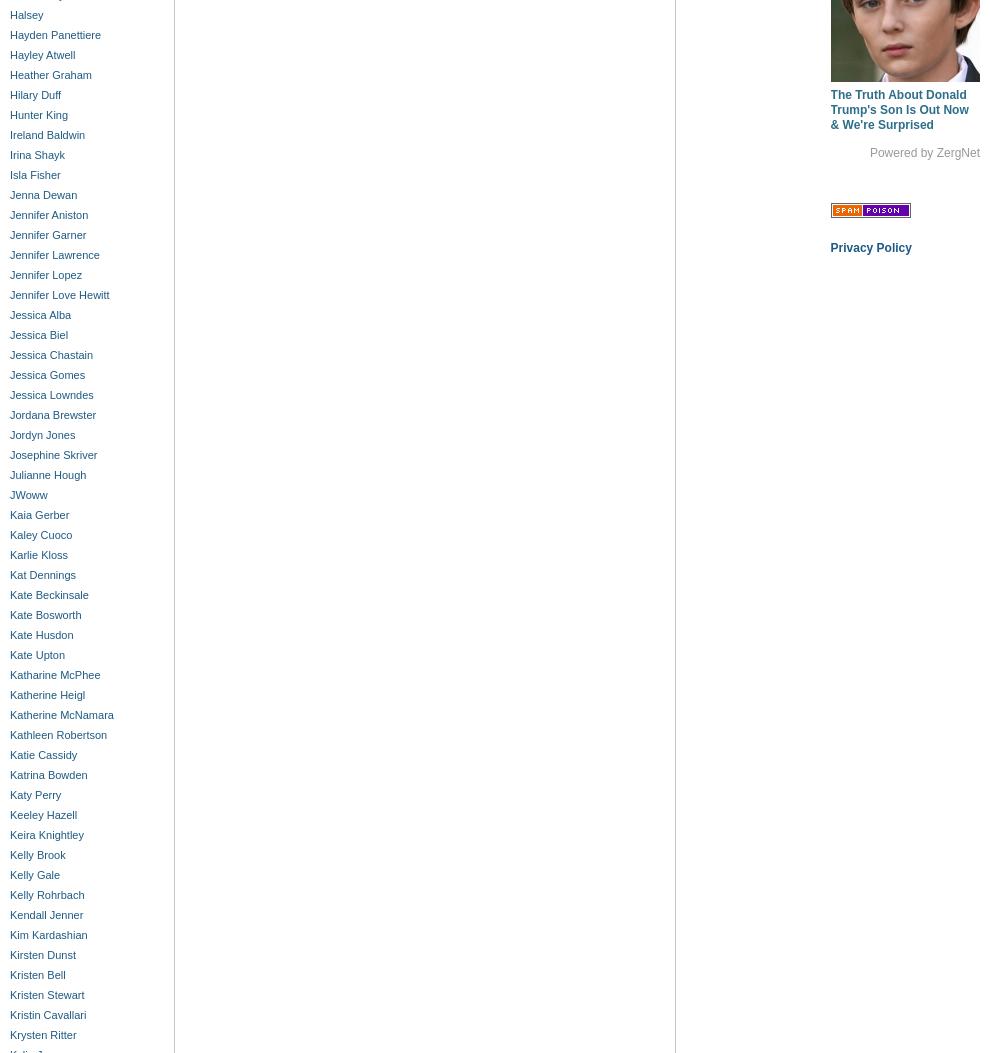 The width and height of the screenshot is (990, 1053). I want to click on 'JWoww', so click(27, 495).